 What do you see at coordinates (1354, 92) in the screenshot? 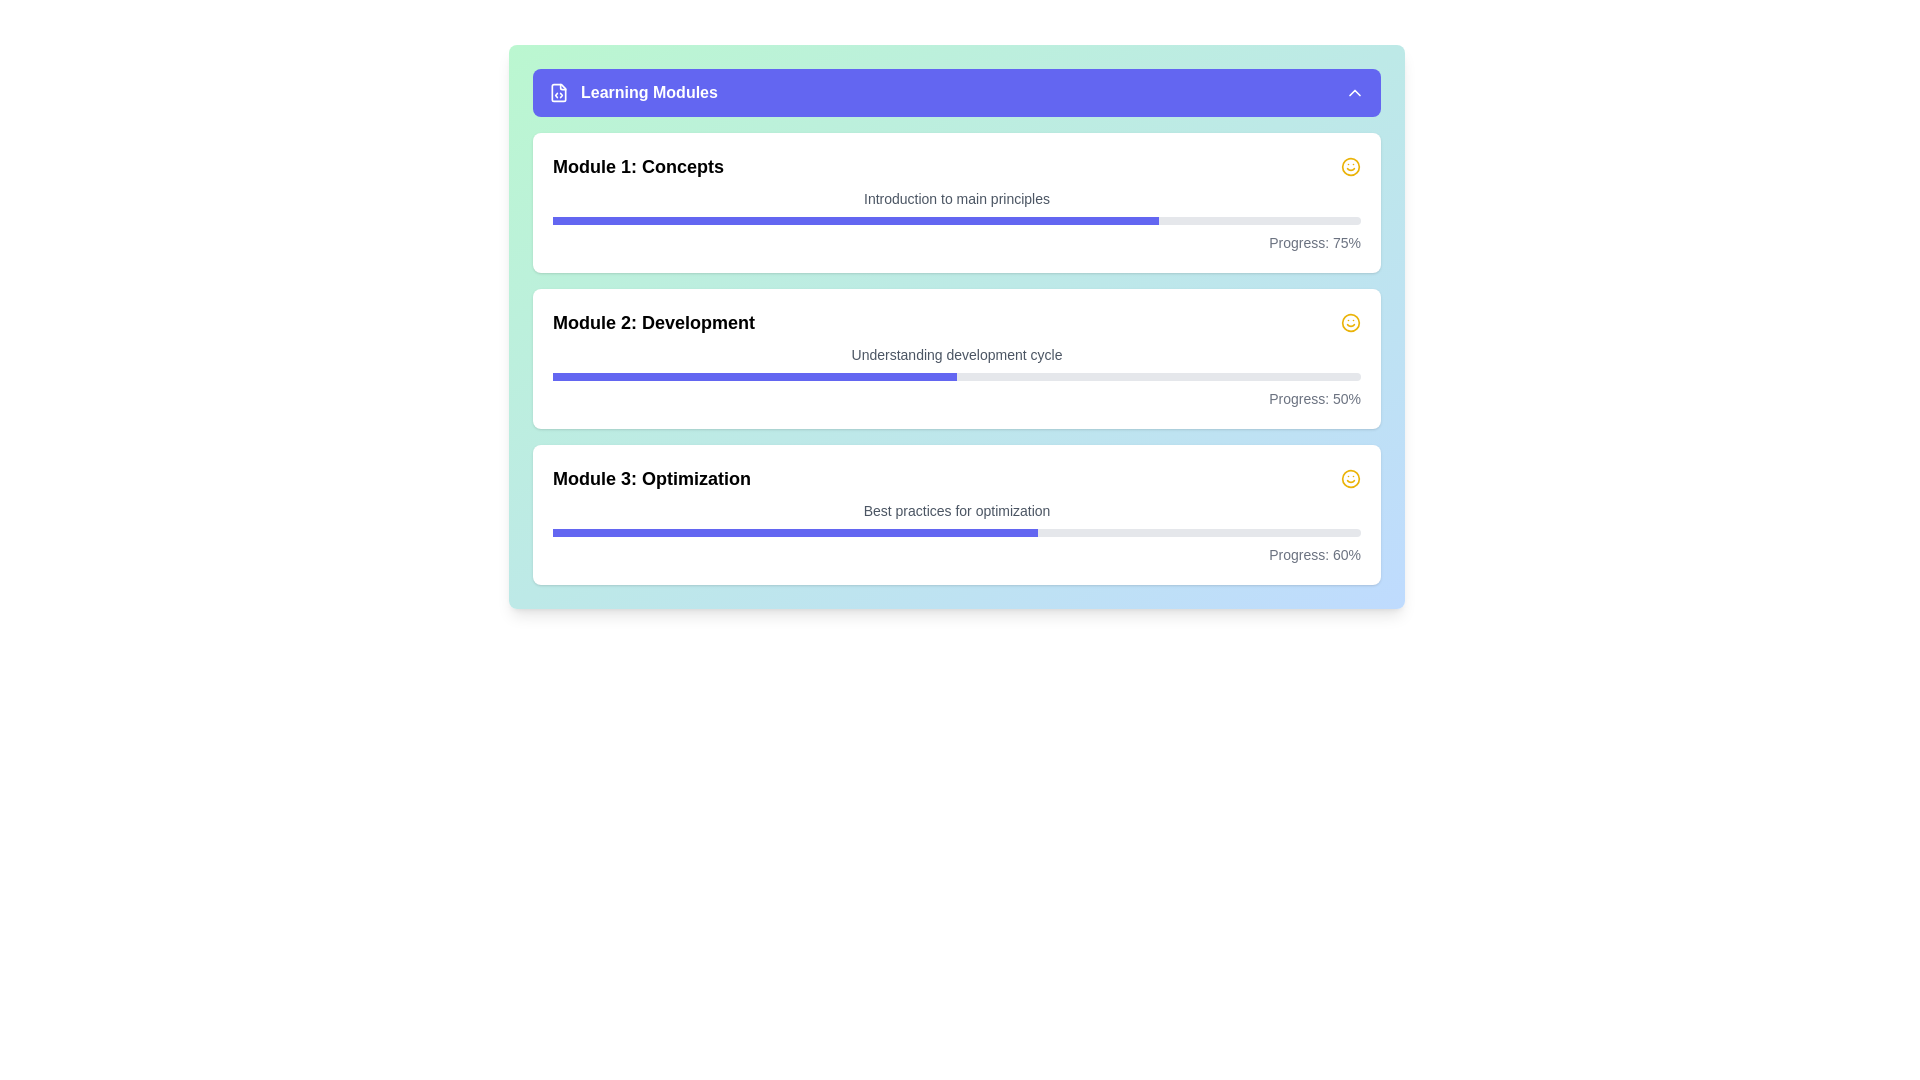
I see `the upward-facing chevron icon located in the top-right corner of the purple 'Learning Modules' header` at bounding box center [1354, 92].